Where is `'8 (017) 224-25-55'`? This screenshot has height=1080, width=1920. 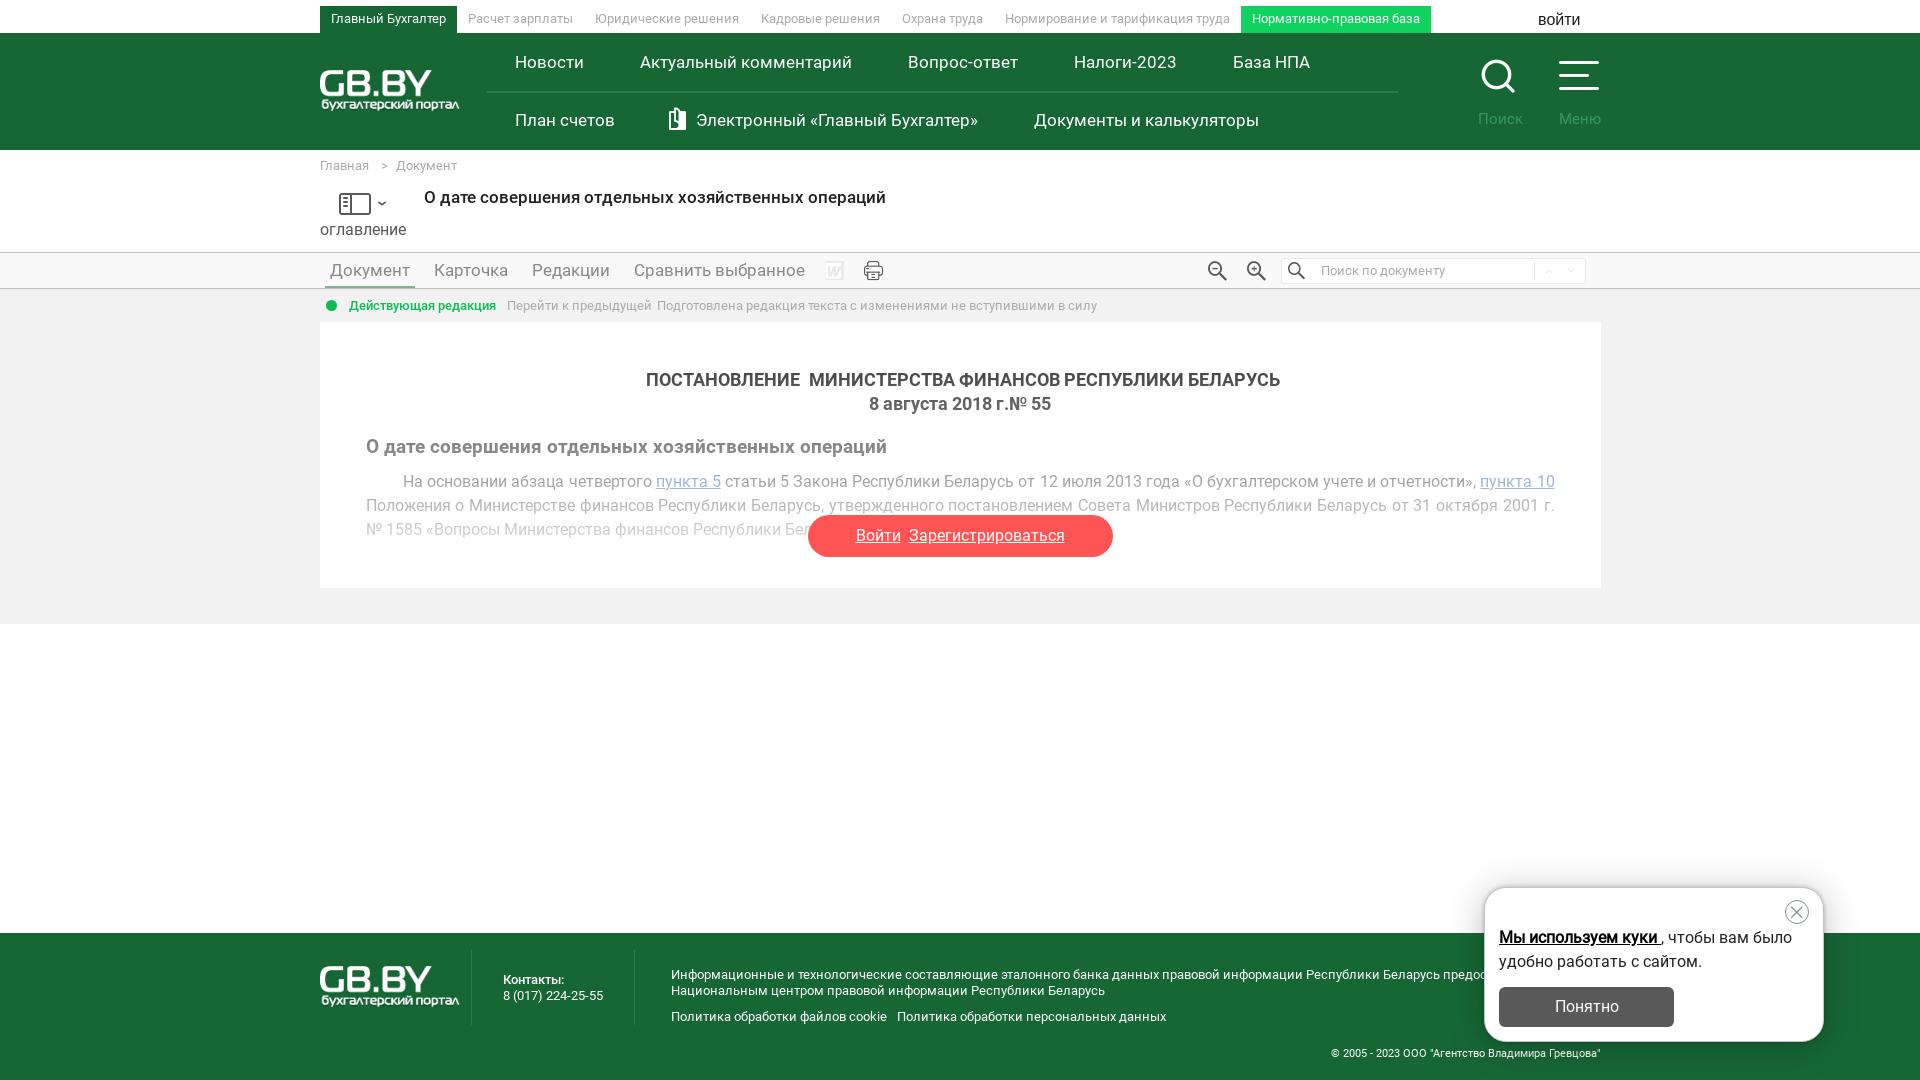 '8 (017) 224-25-55' is located at coordinates (552, 995).